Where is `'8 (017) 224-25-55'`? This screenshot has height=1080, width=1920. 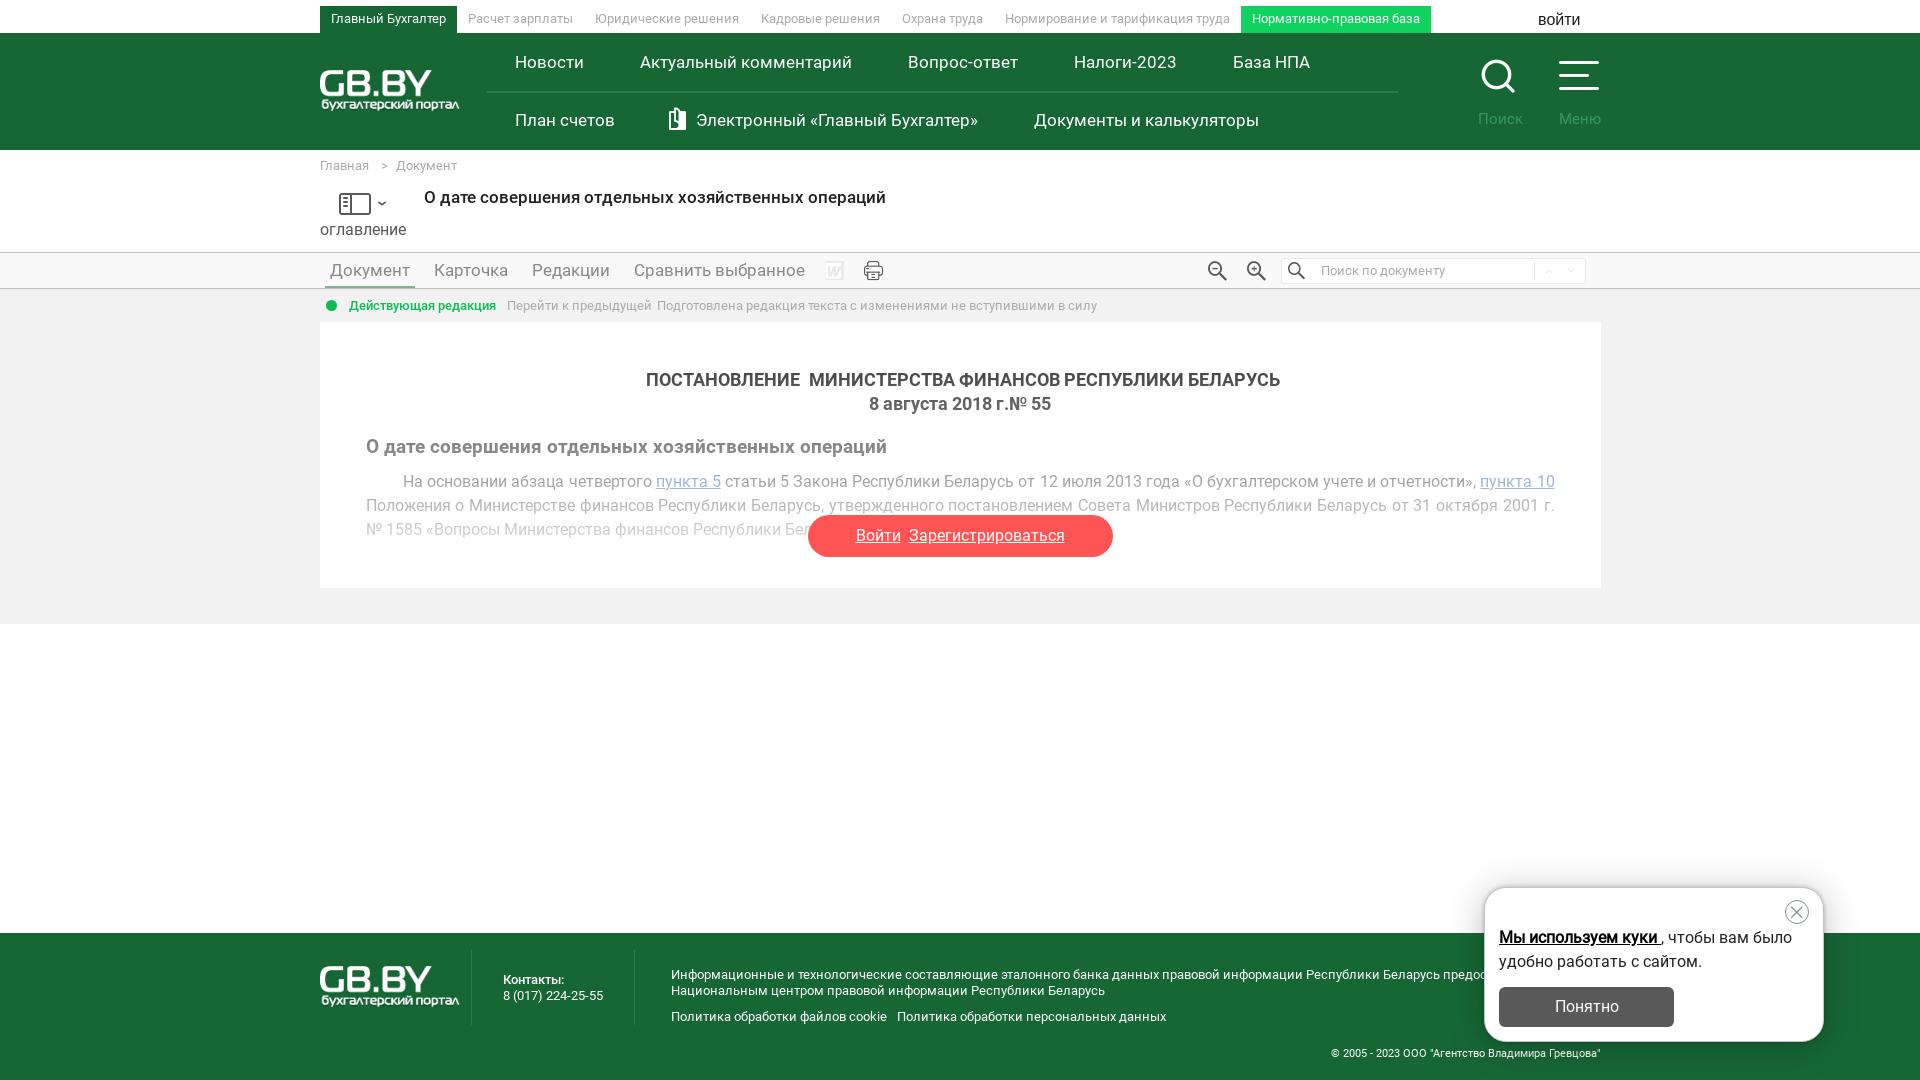 '8 (017) 224-25-55' is located at coordinates (552, 995).